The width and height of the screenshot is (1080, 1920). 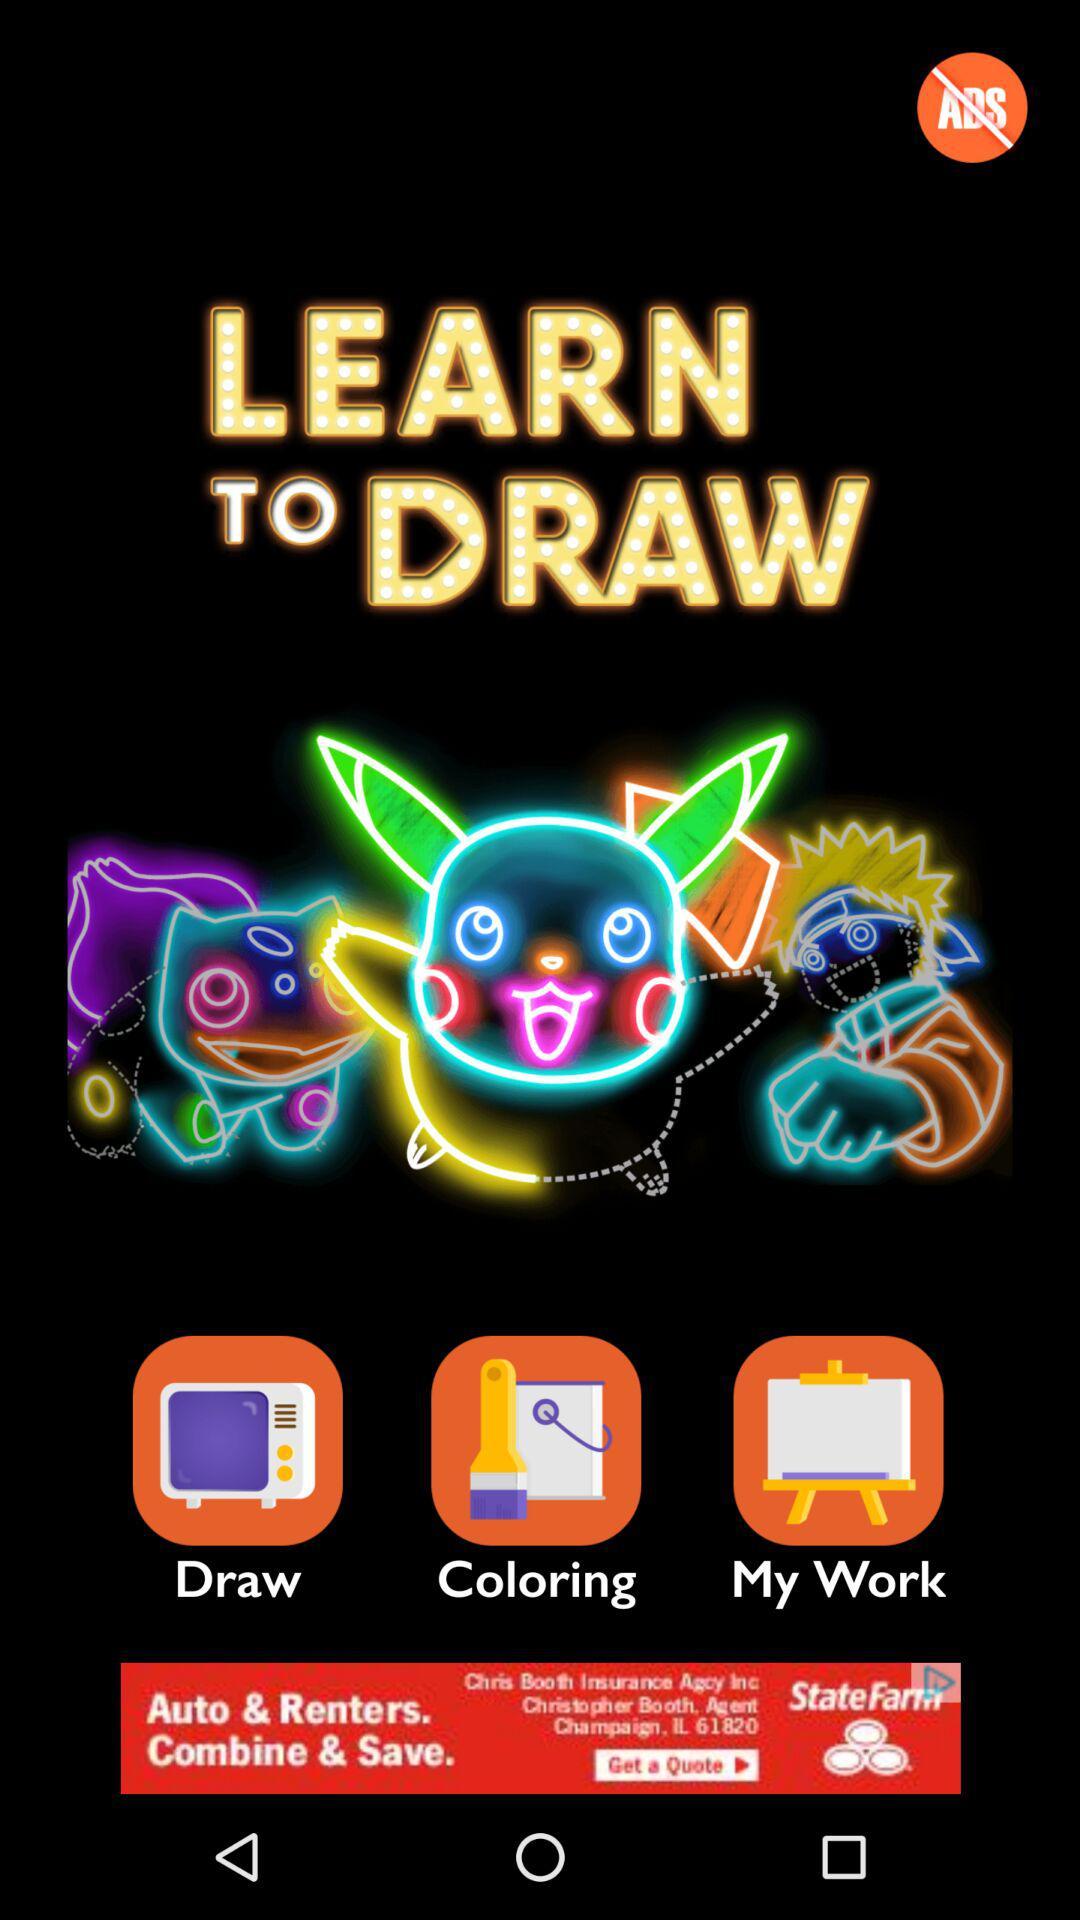 I want to click on my work, so click(x=838, y=1441).